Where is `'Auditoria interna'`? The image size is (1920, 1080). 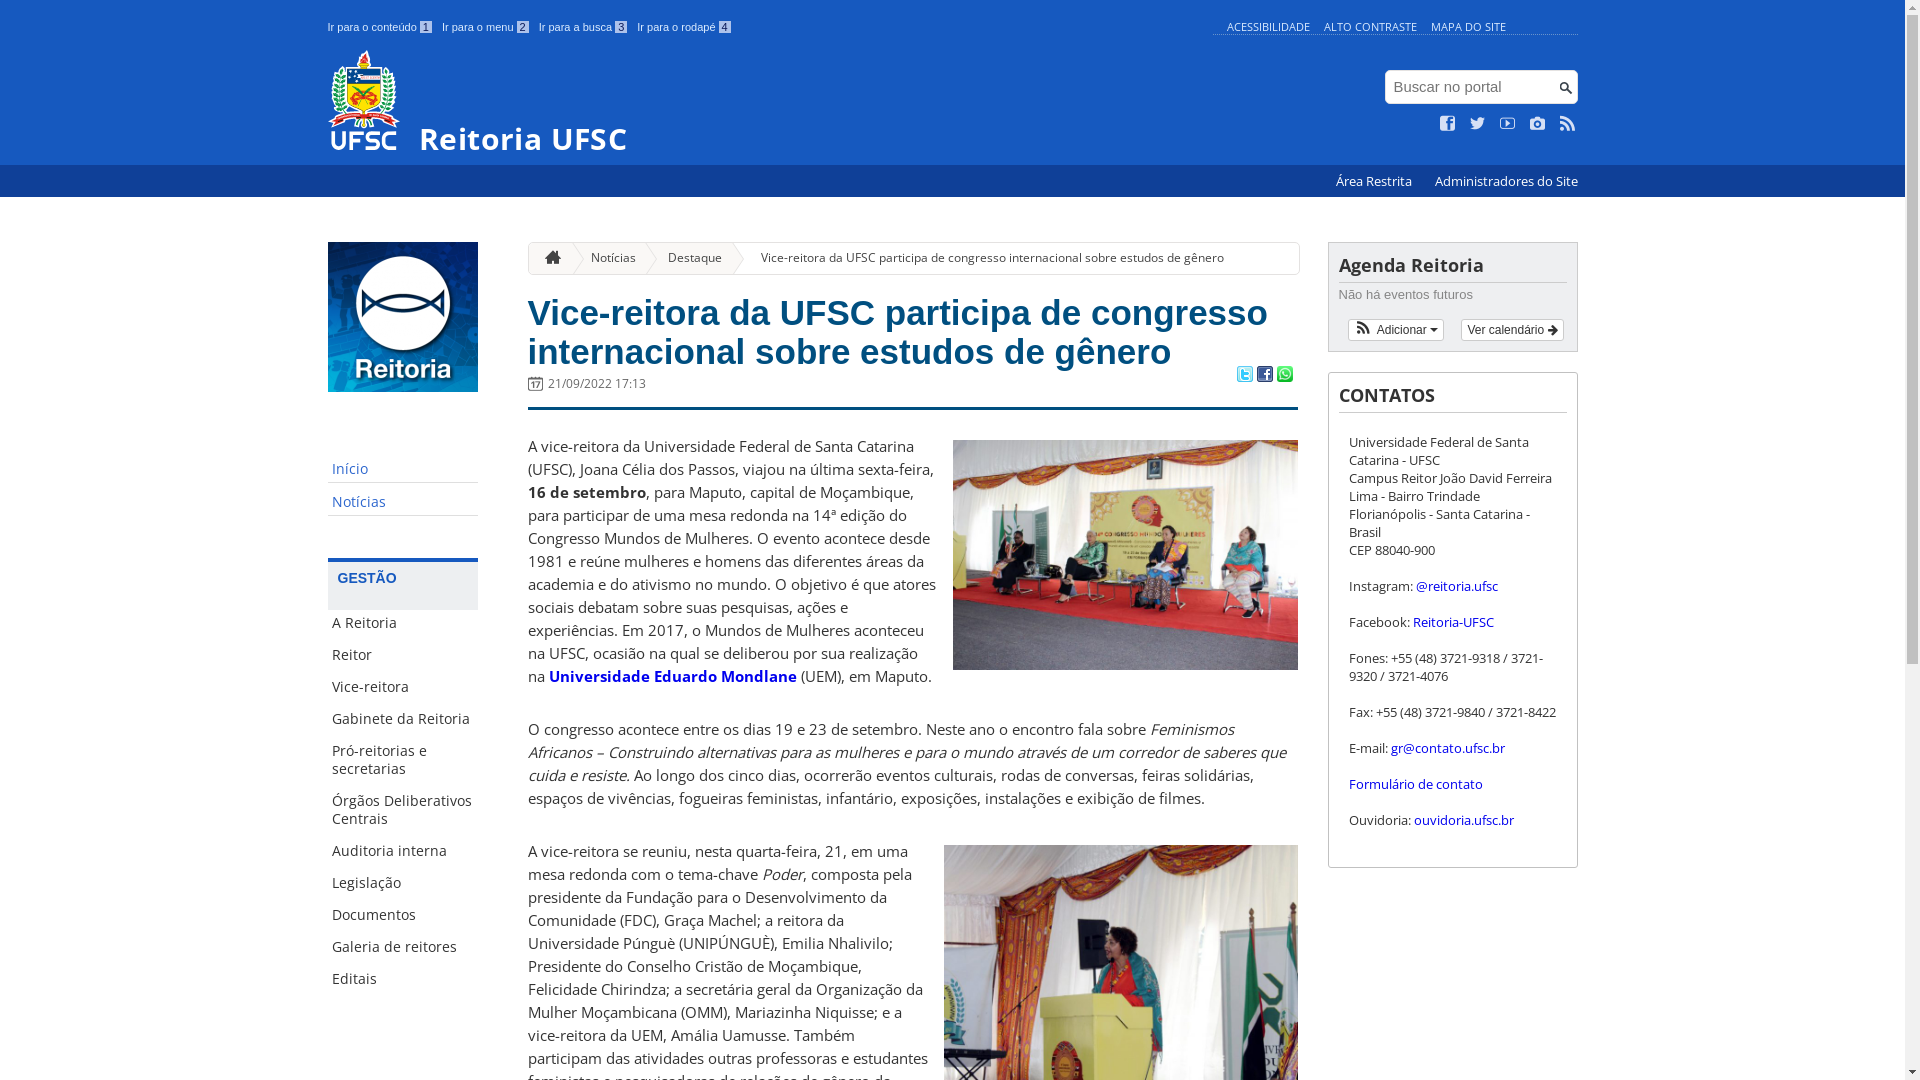
'Auditoria interna' is located at coordinates (402, 851).